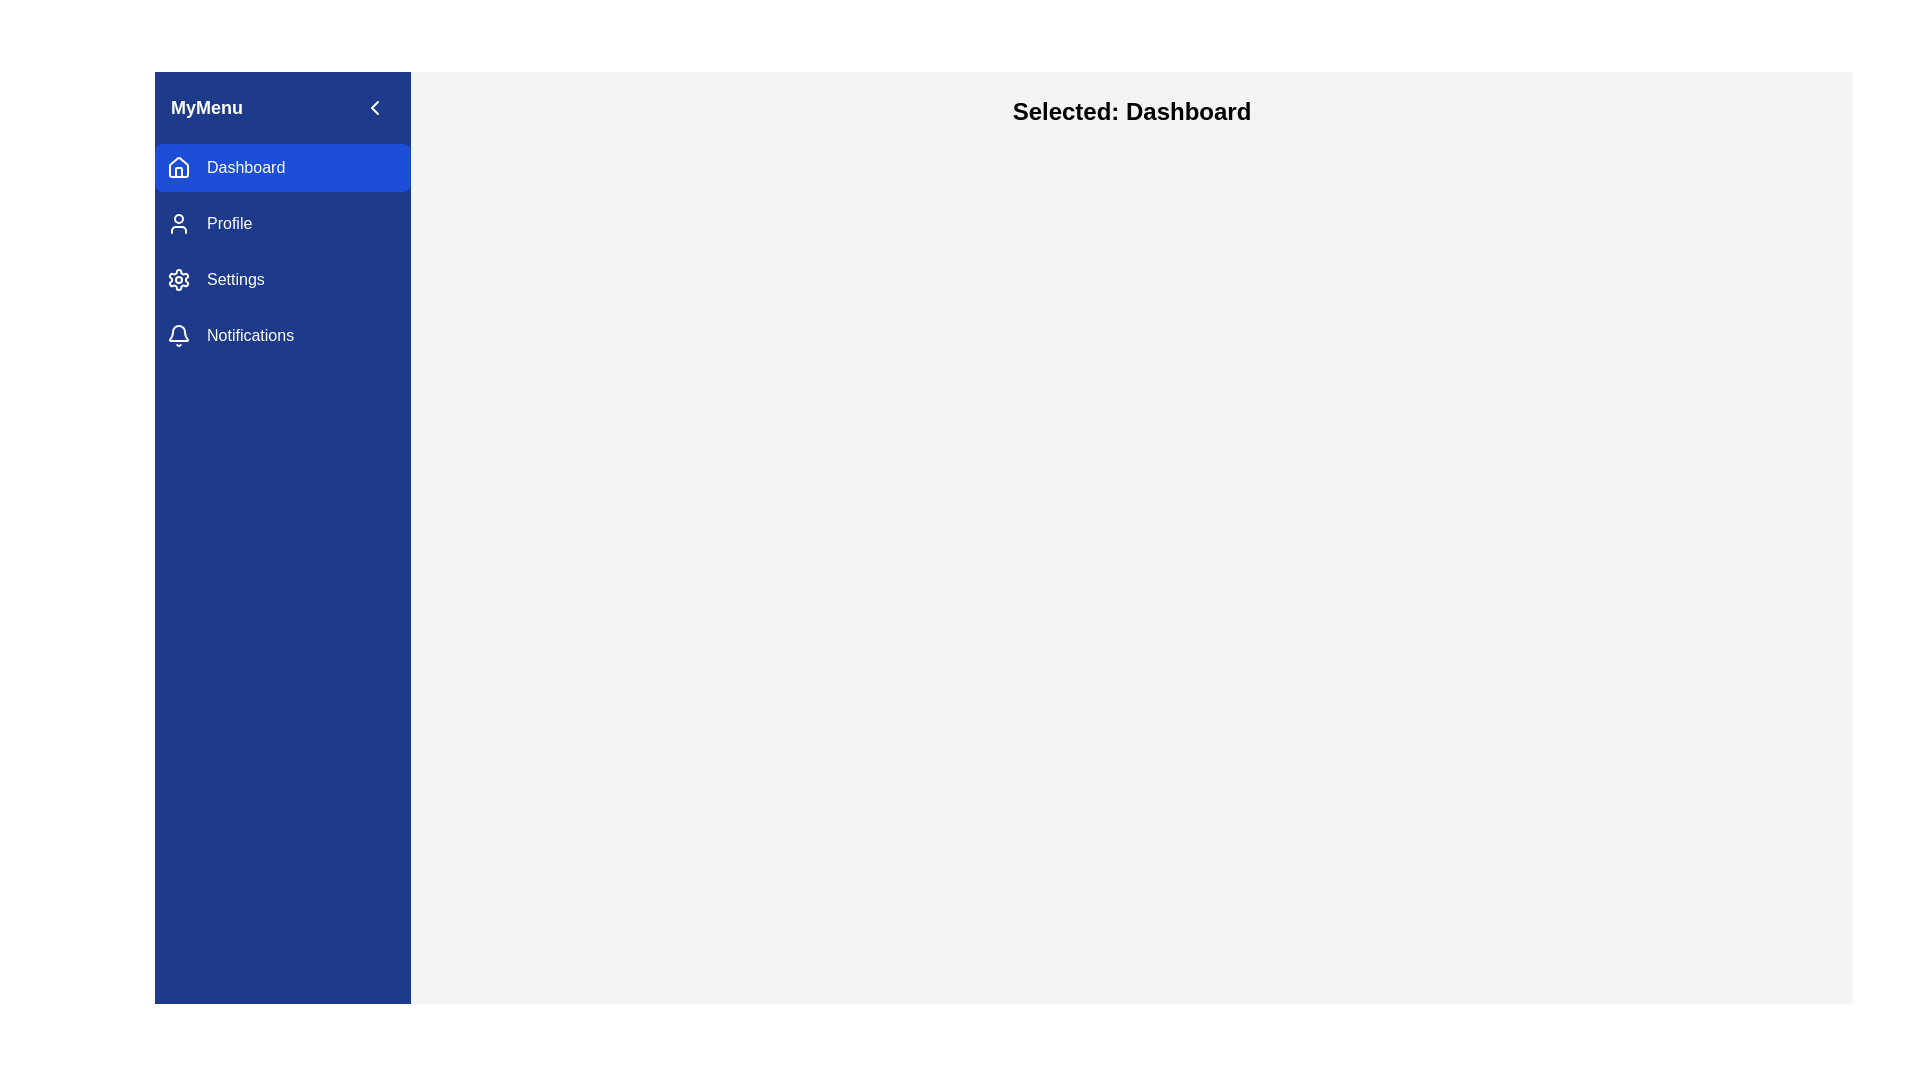 The height and width of the screenshot is (1080, 1920). What do you see at coordinates (374, 108) in the screenshot?
I see `the Chevron icon button located in the top right corner of the vertical navigation panel` at bounding box center [374, 108].